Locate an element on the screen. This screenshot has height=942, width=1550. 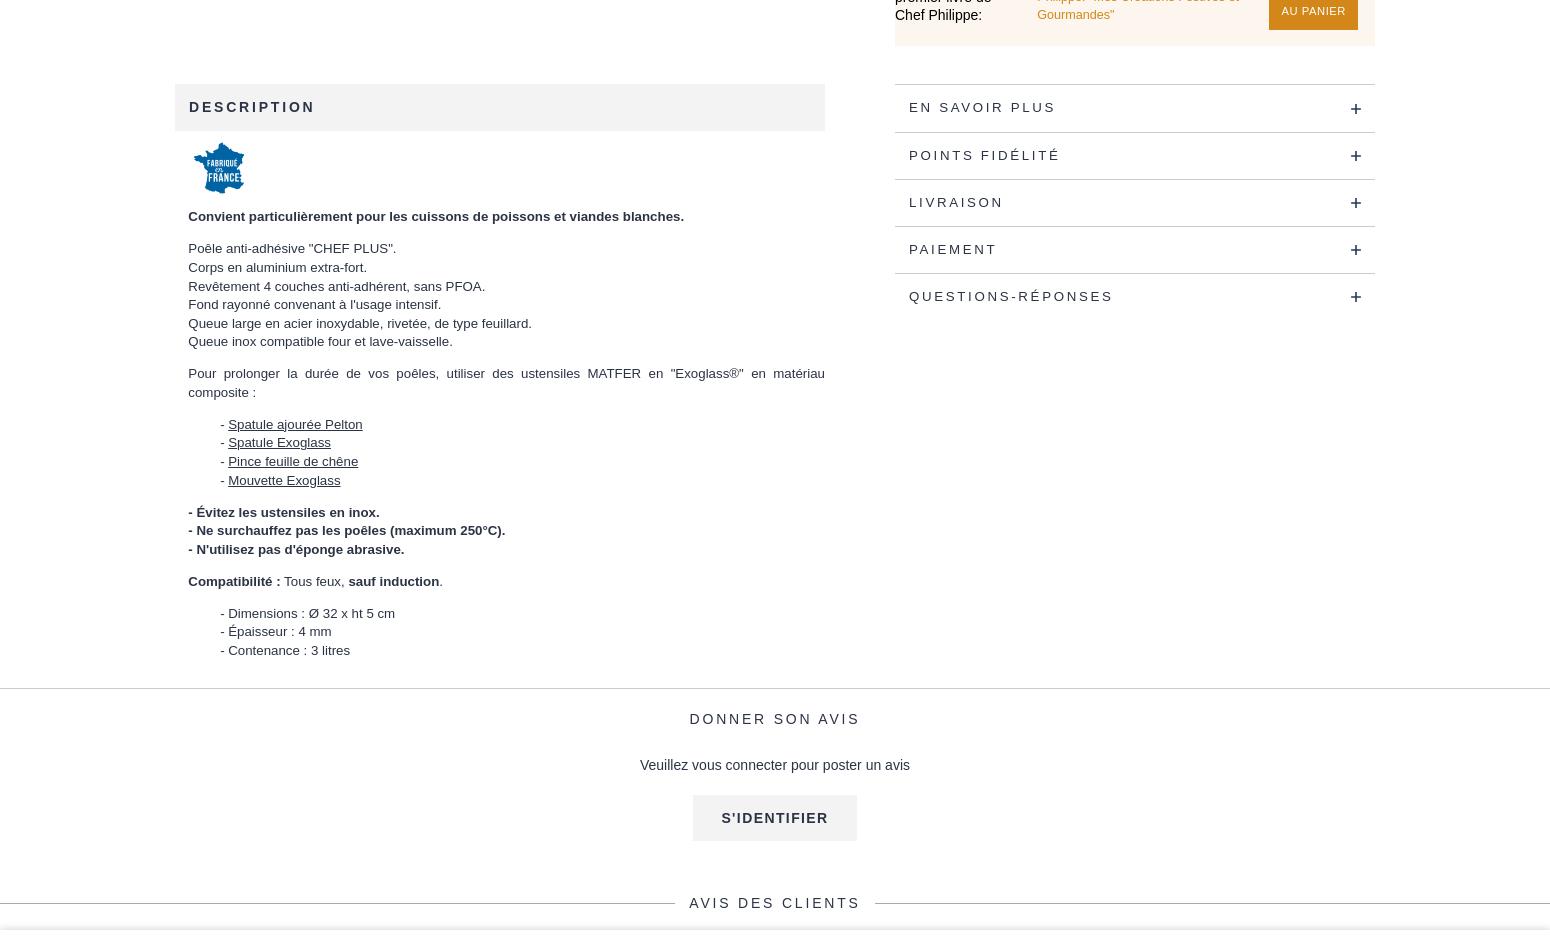
'En savoir plus' is located at coordinates (981, 107).